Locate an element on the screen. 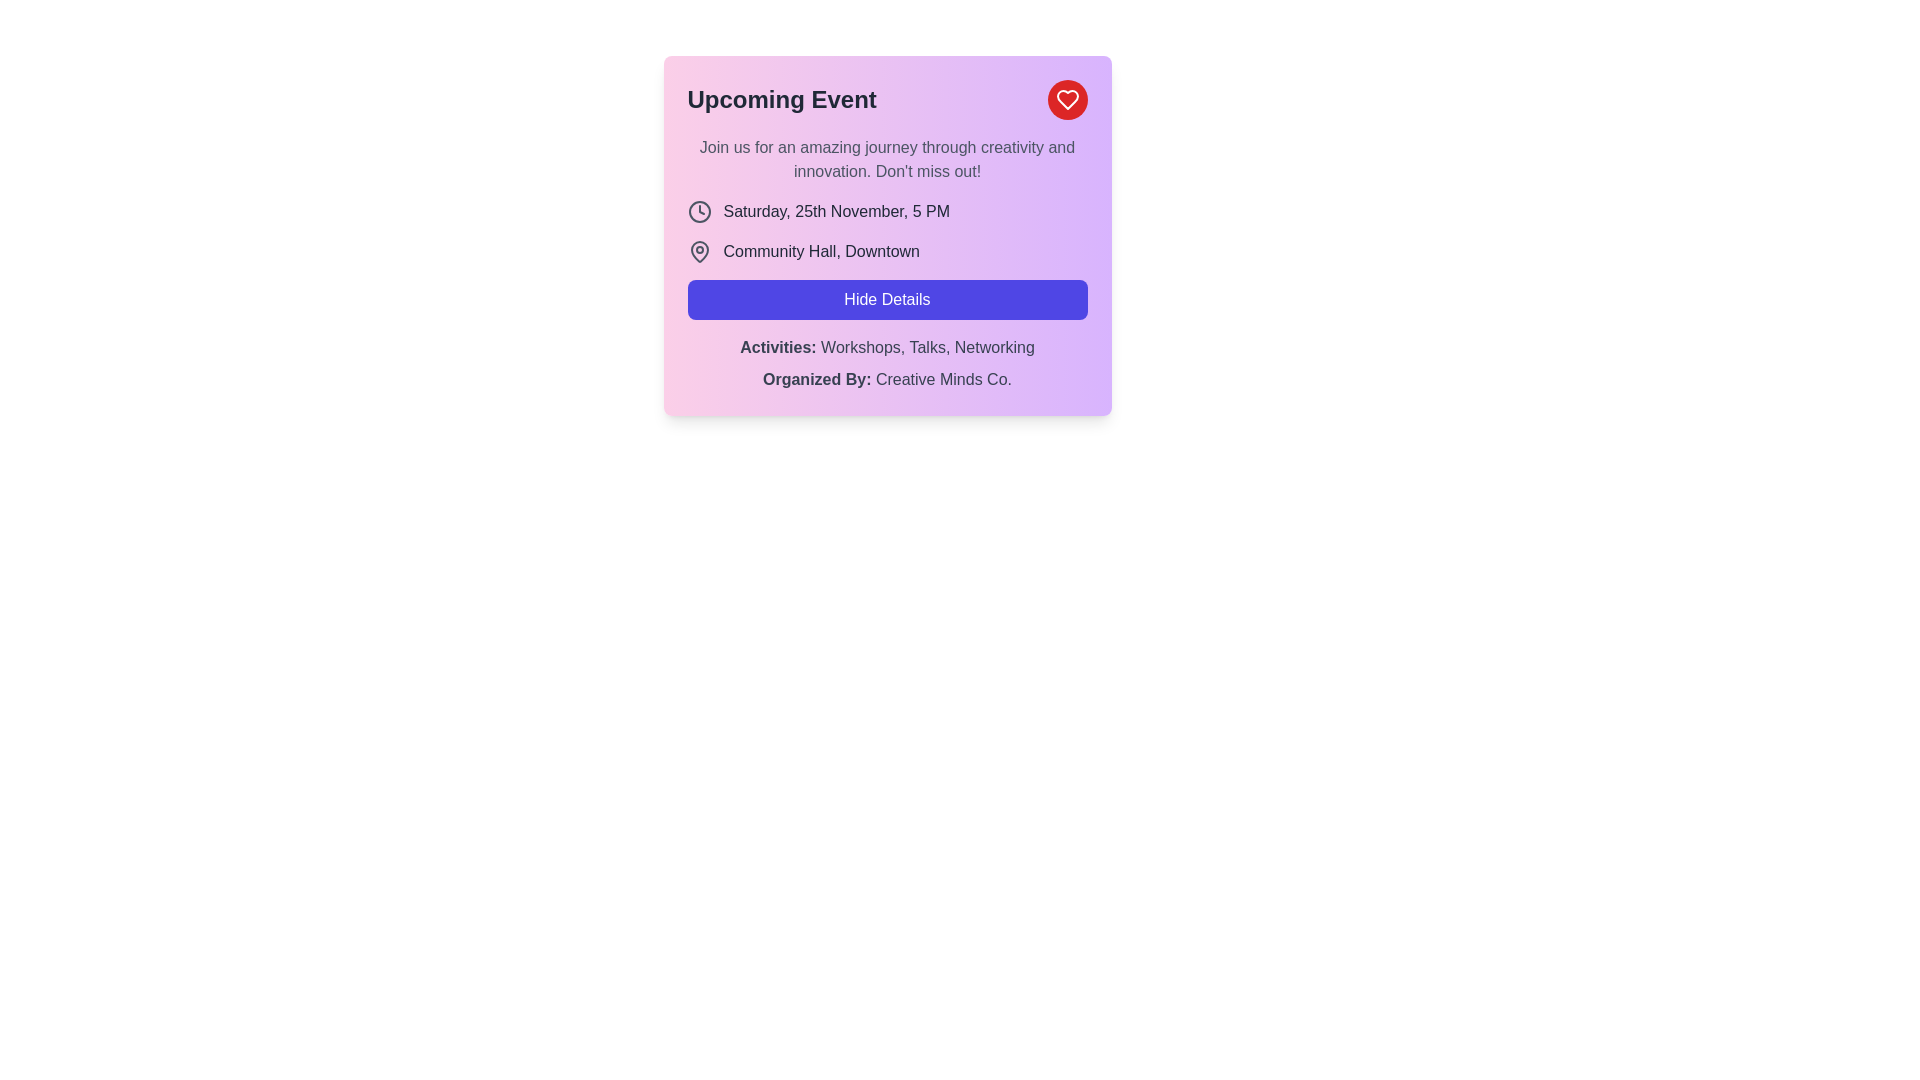 This screenshot has width=1920, height=1080. the heart-shaped SVG icon located in the top-right corner of the main card interface, adjacent to the title 'Upcoming Event', by moving the cursor to its center is located at coordinates (1066, 100).